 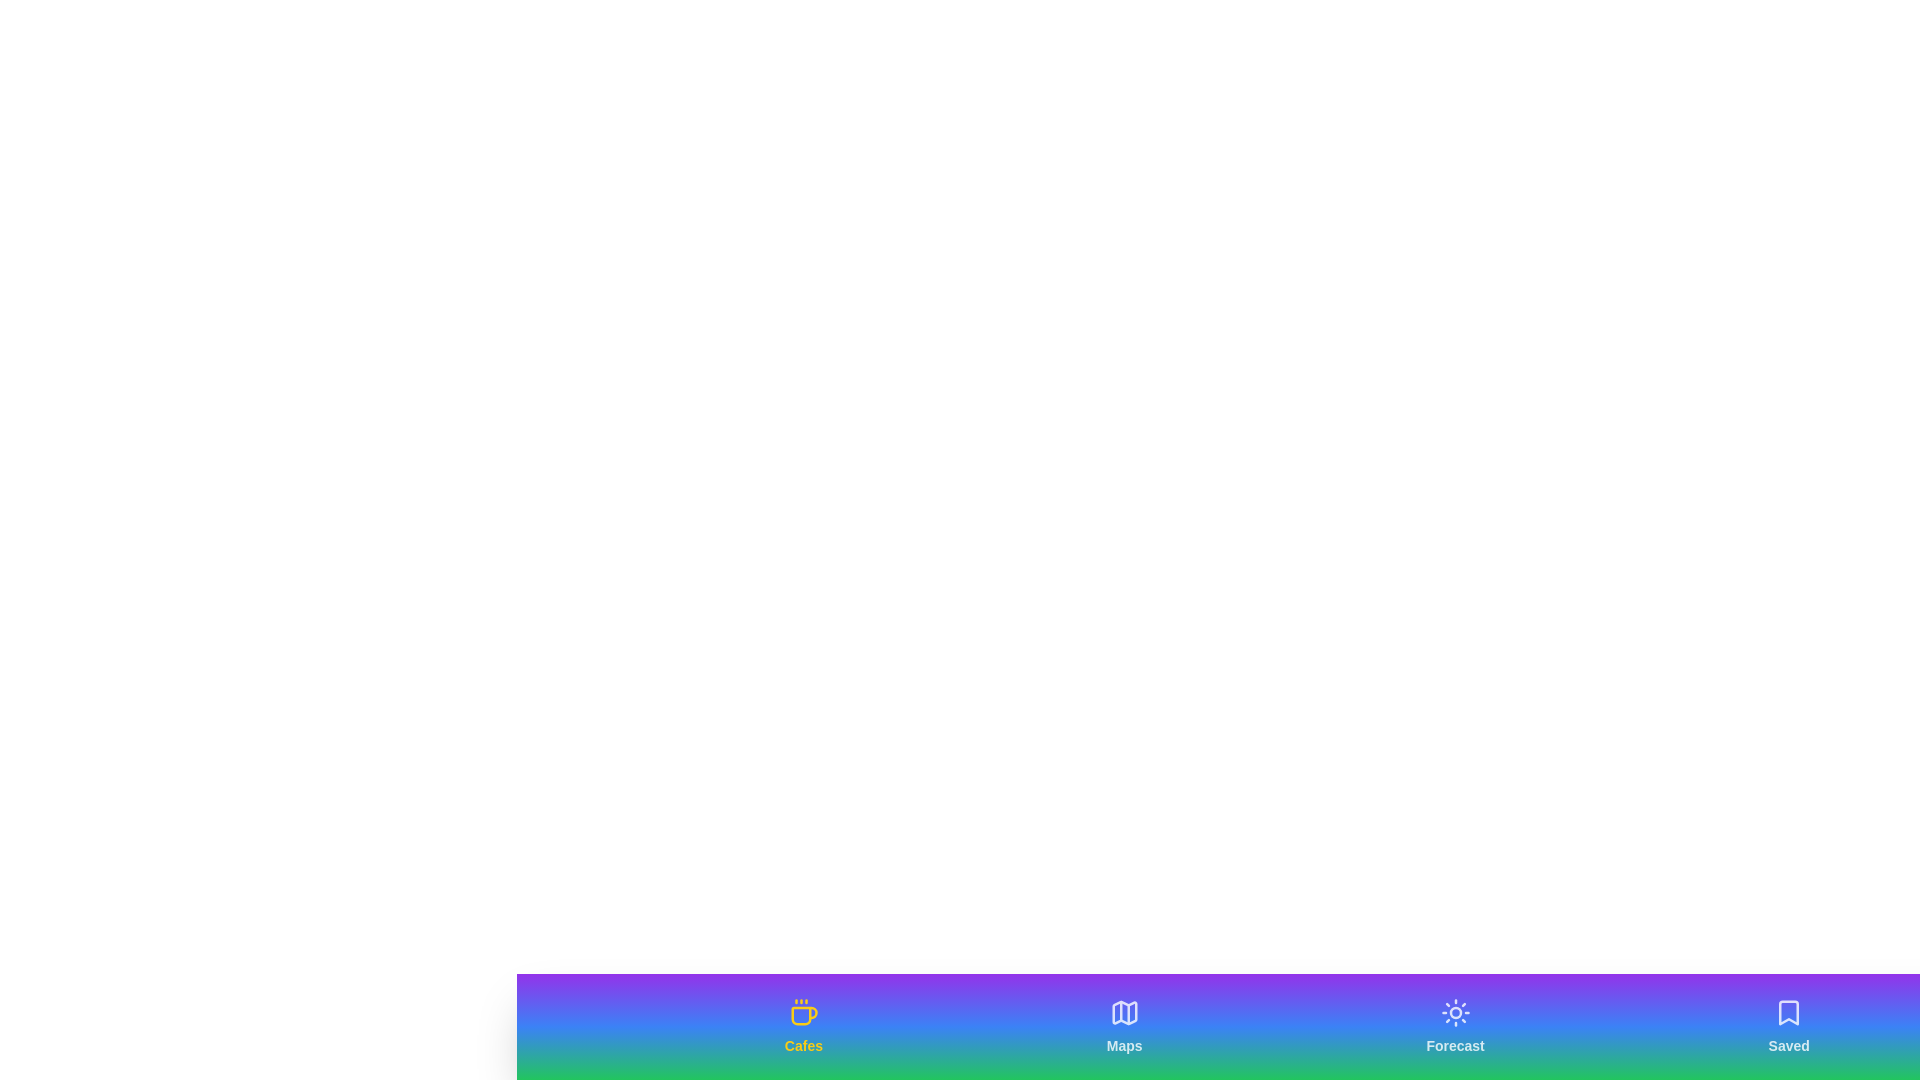 What do you see at coordinates (1789, 1026) in the screenshot?
I see `the tab labeled Saved to activate it` at bounding box center [1789, 1026].